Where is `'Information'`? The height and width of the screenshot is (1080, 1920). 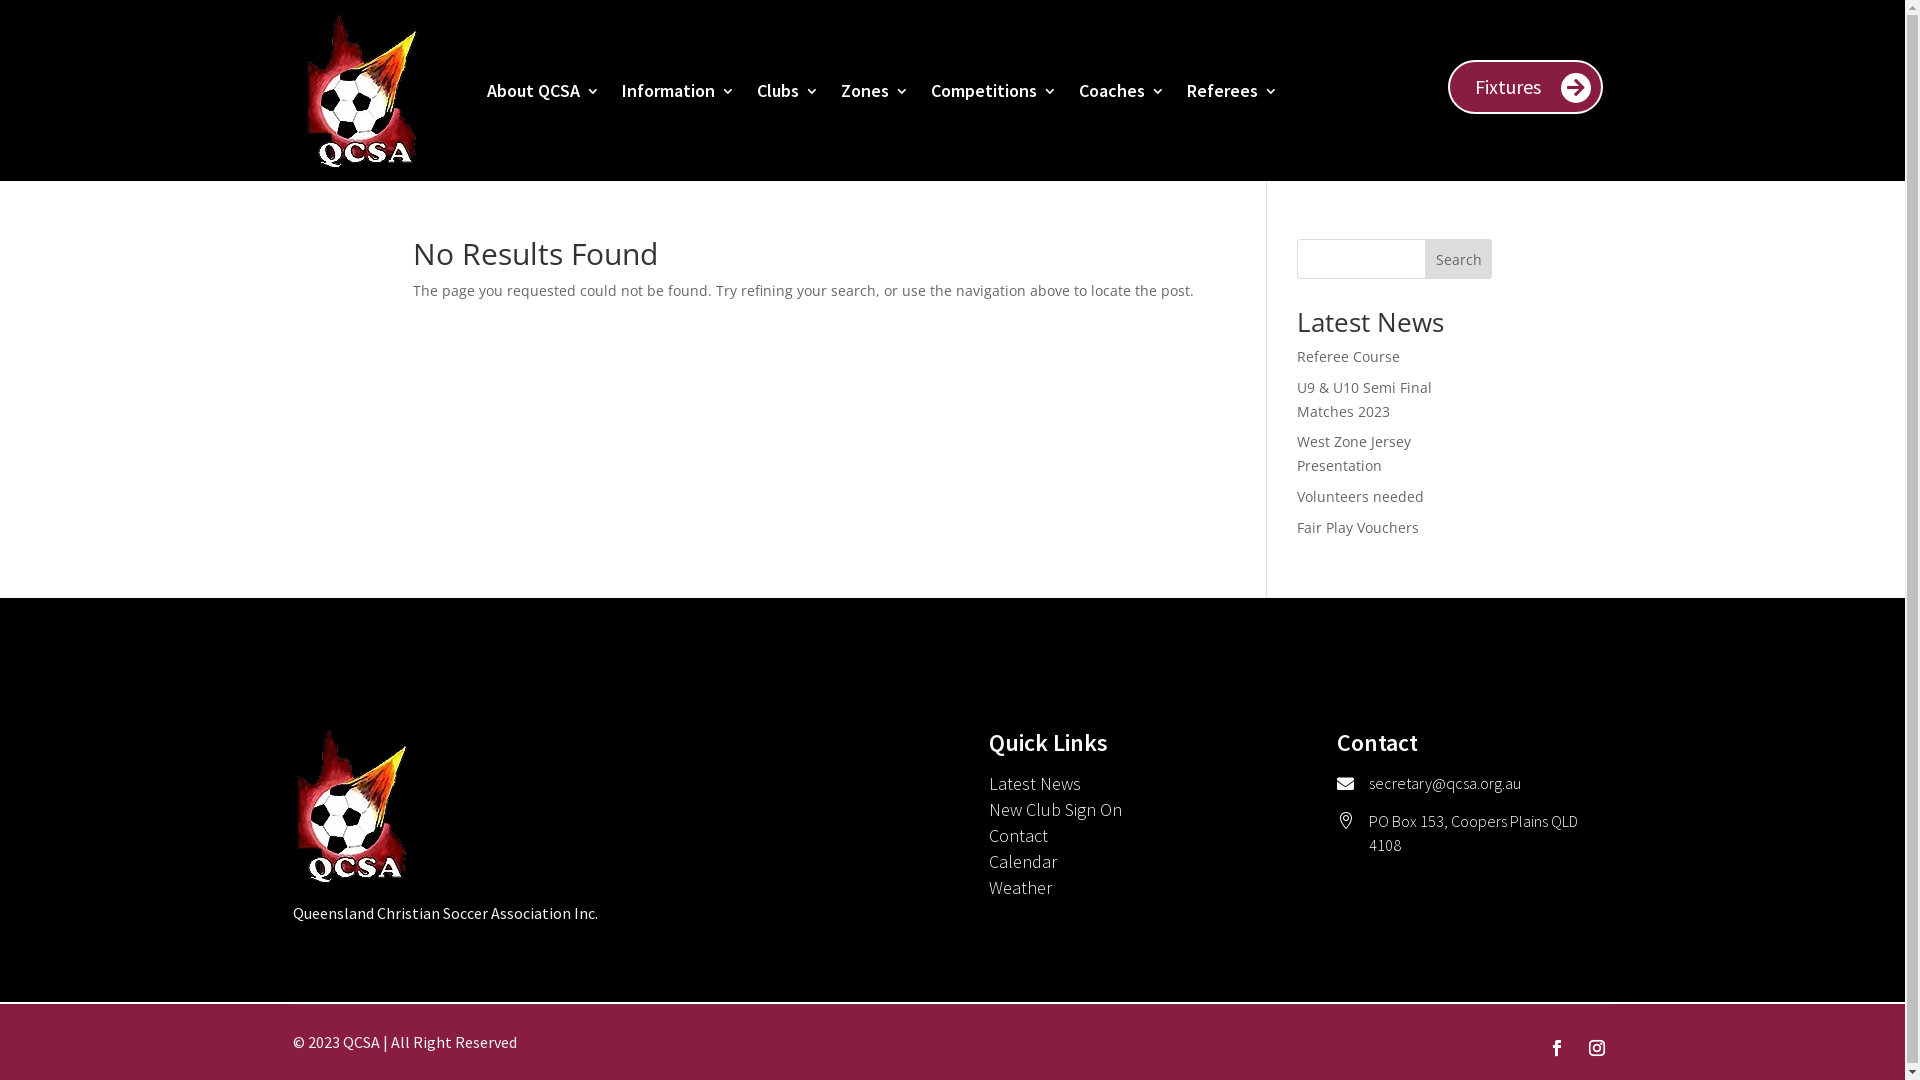 'Information' is located at coordinates (678, 90).